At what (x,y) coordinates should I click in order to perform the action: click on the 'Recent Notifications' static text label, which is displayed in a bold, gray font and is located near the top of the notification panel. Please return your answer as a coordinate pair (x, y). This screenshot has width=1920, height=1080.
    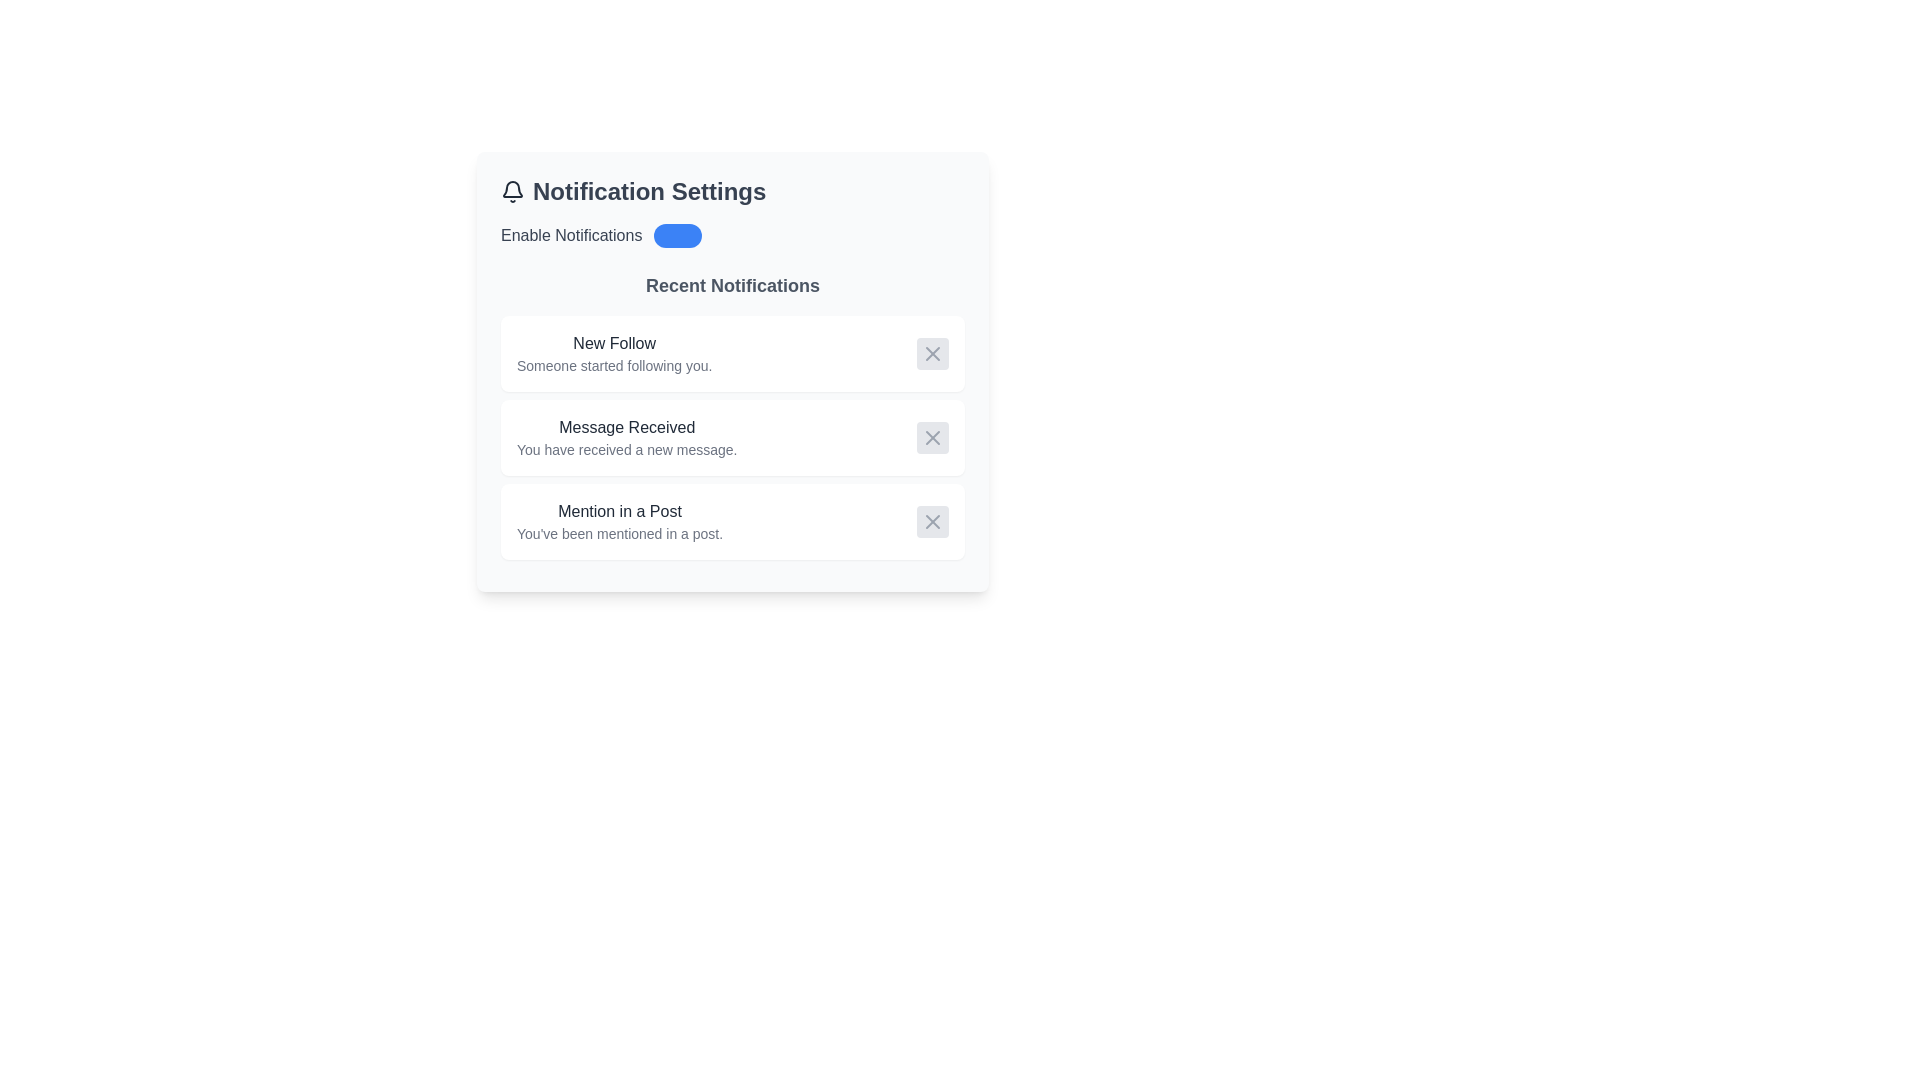
    Looking at the image, I should click on (732, 285).